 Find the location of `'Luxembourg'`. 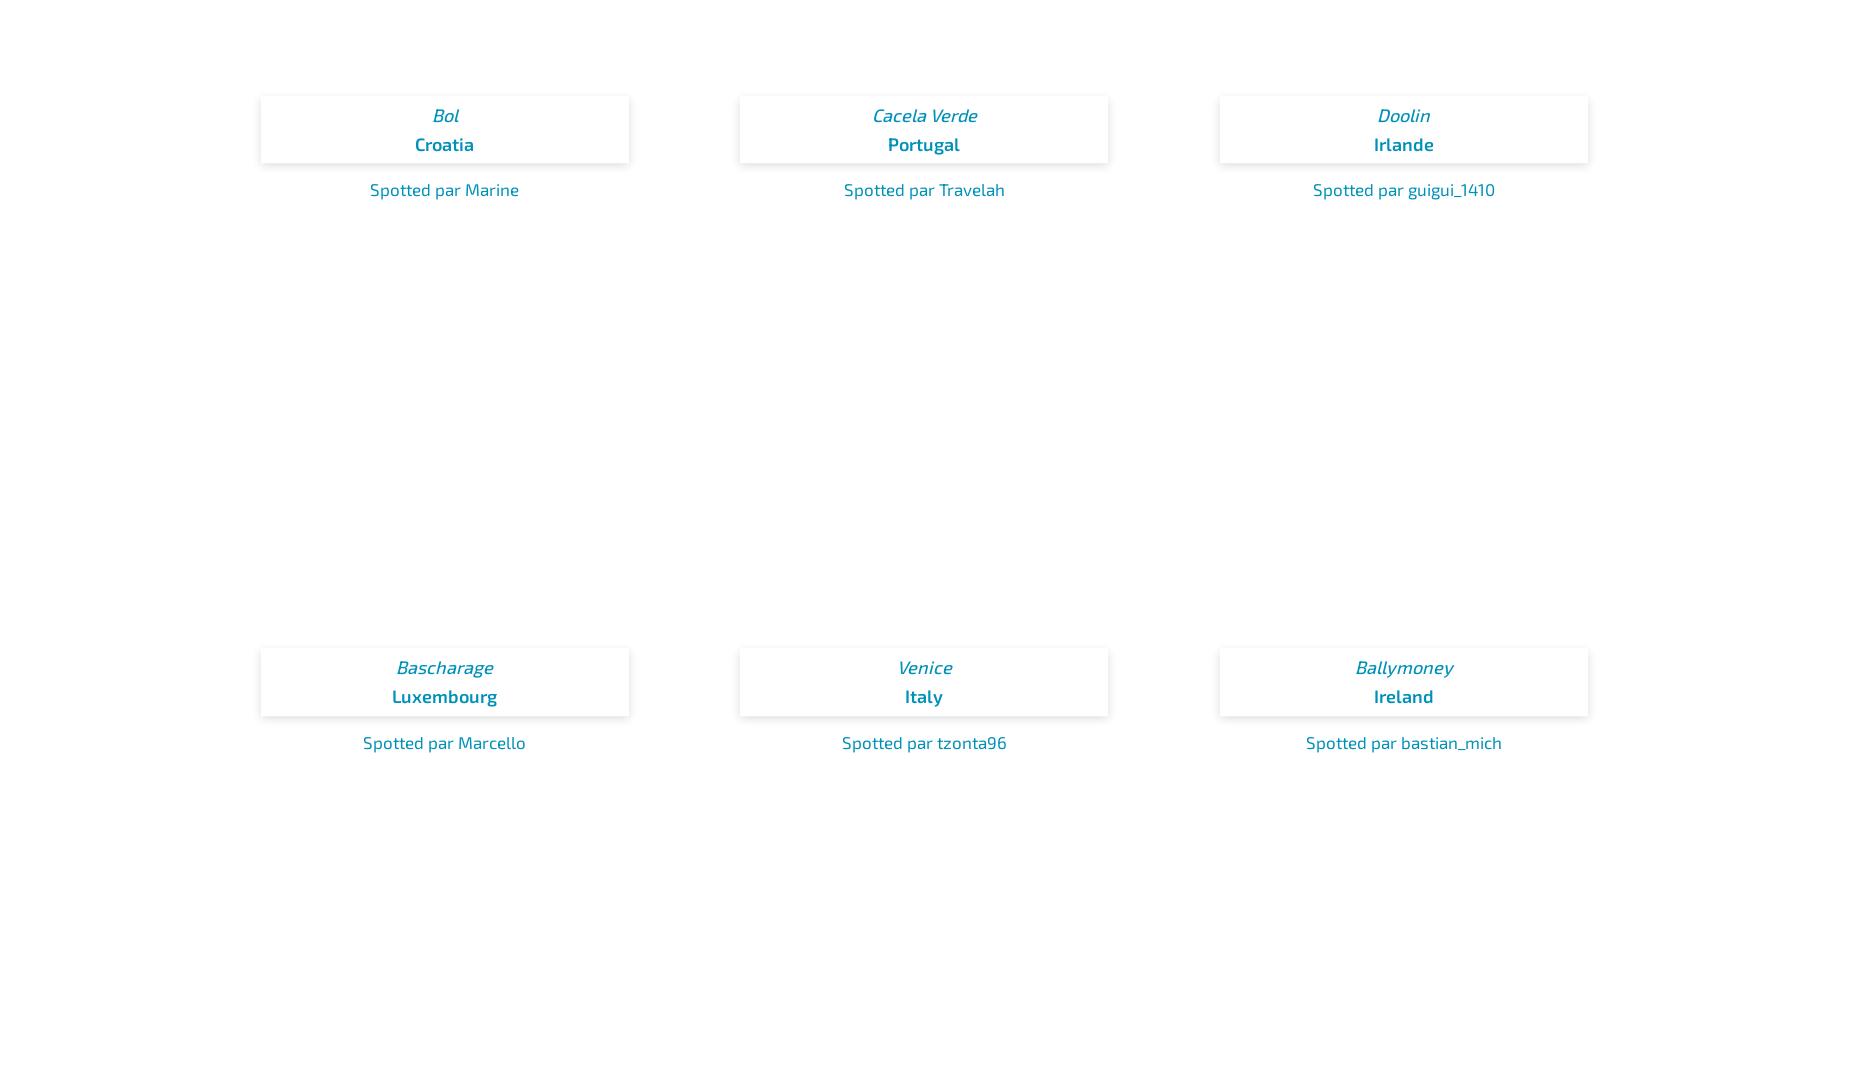

'Luxembourg' is located at coordinates (443, 694).